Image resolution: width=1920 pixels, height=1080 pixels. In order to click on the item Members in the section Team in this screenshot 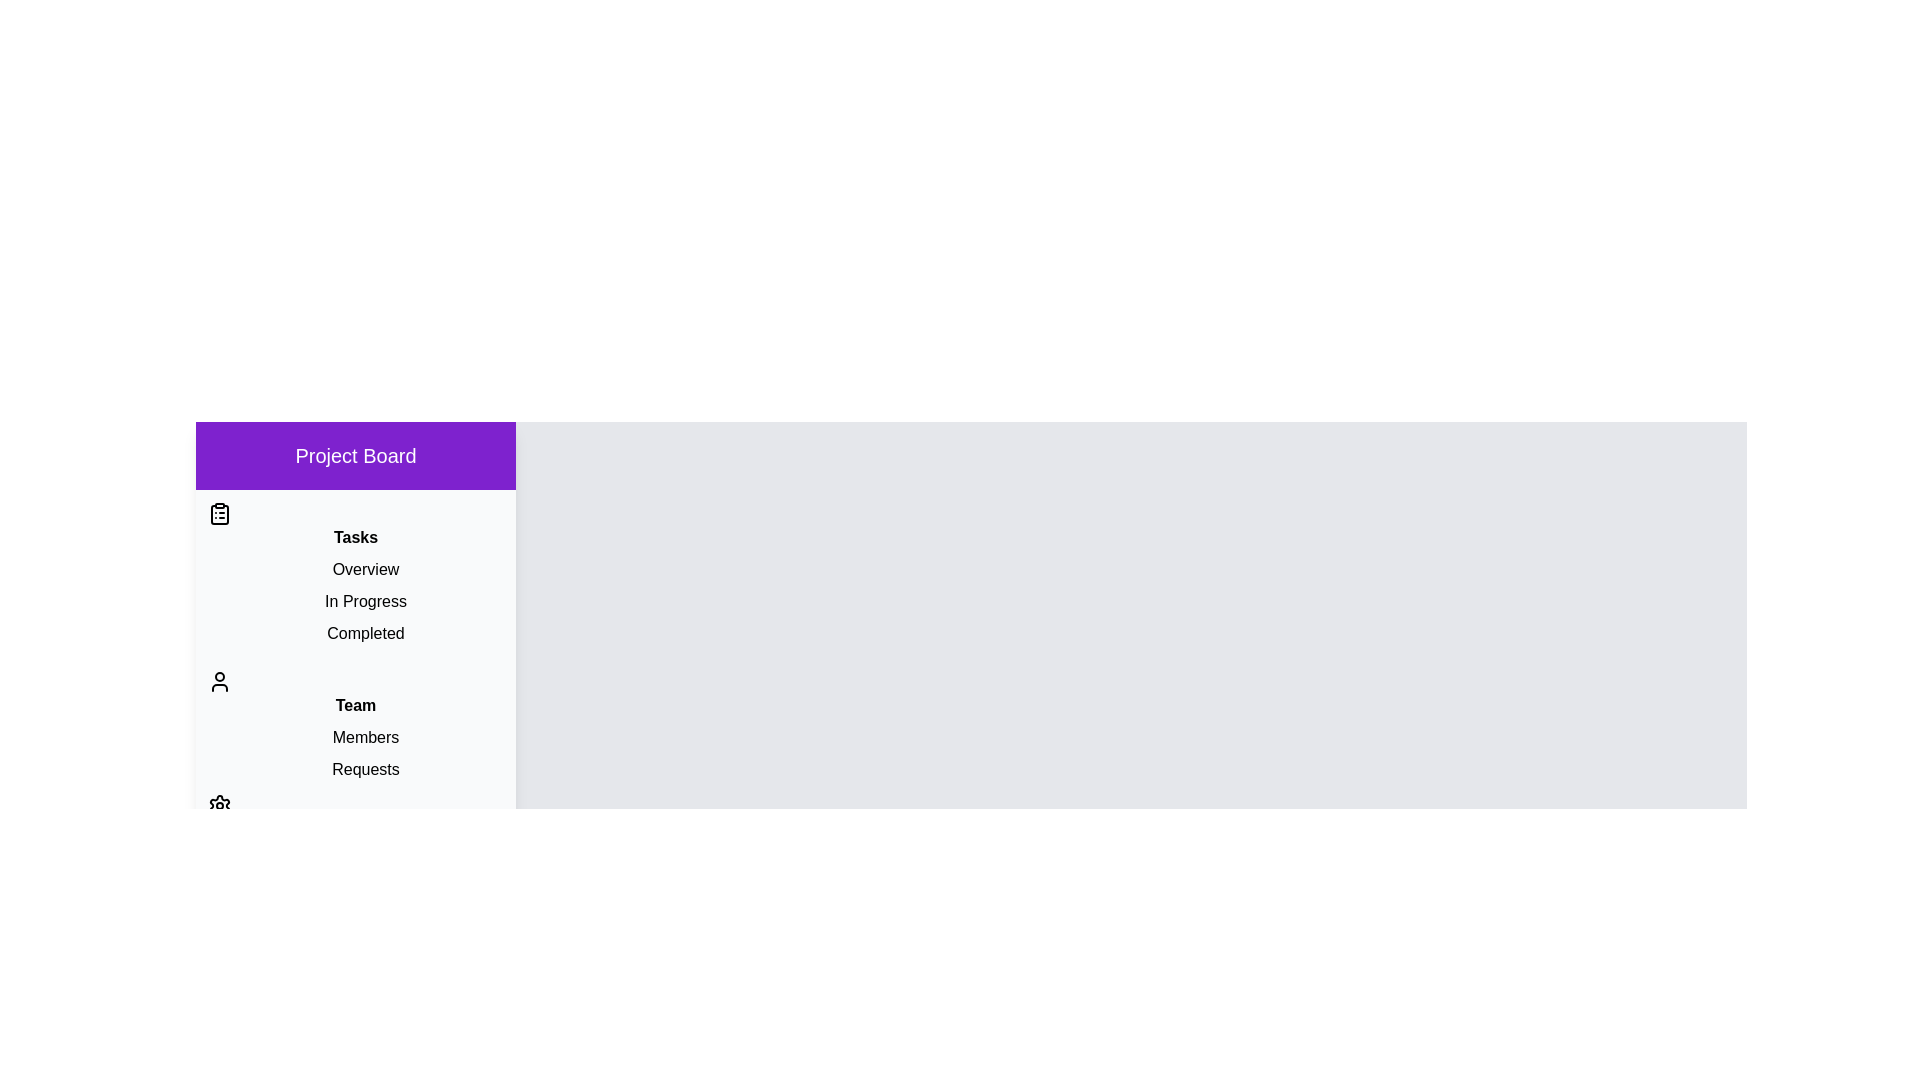, I will do `click(355, 737)`.